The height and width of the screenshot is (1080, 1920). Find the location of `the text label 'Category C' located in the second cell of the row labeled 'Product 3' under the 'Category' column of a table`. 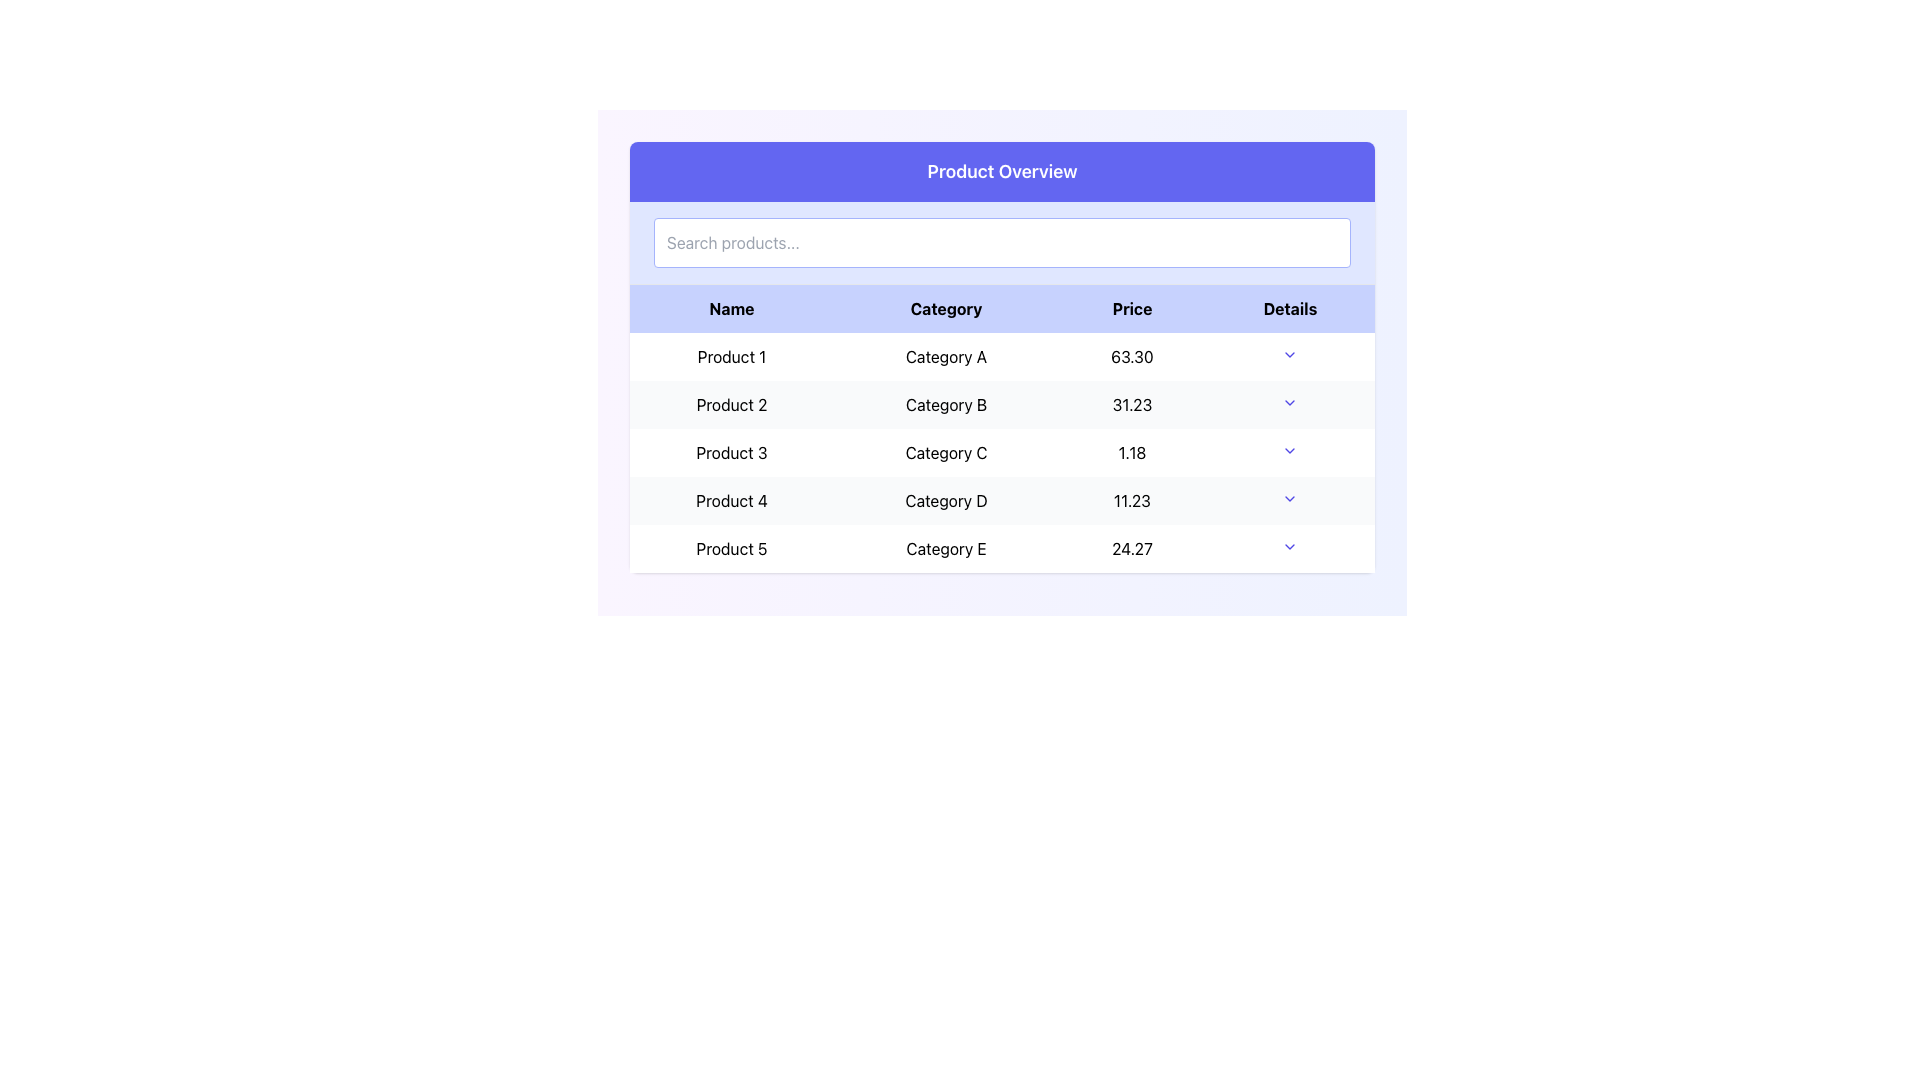

the text label 'Category C' located in the second cell of the row labeled 'Product 3' under the 'Category' column of a table is located at coordinates (945, 452).